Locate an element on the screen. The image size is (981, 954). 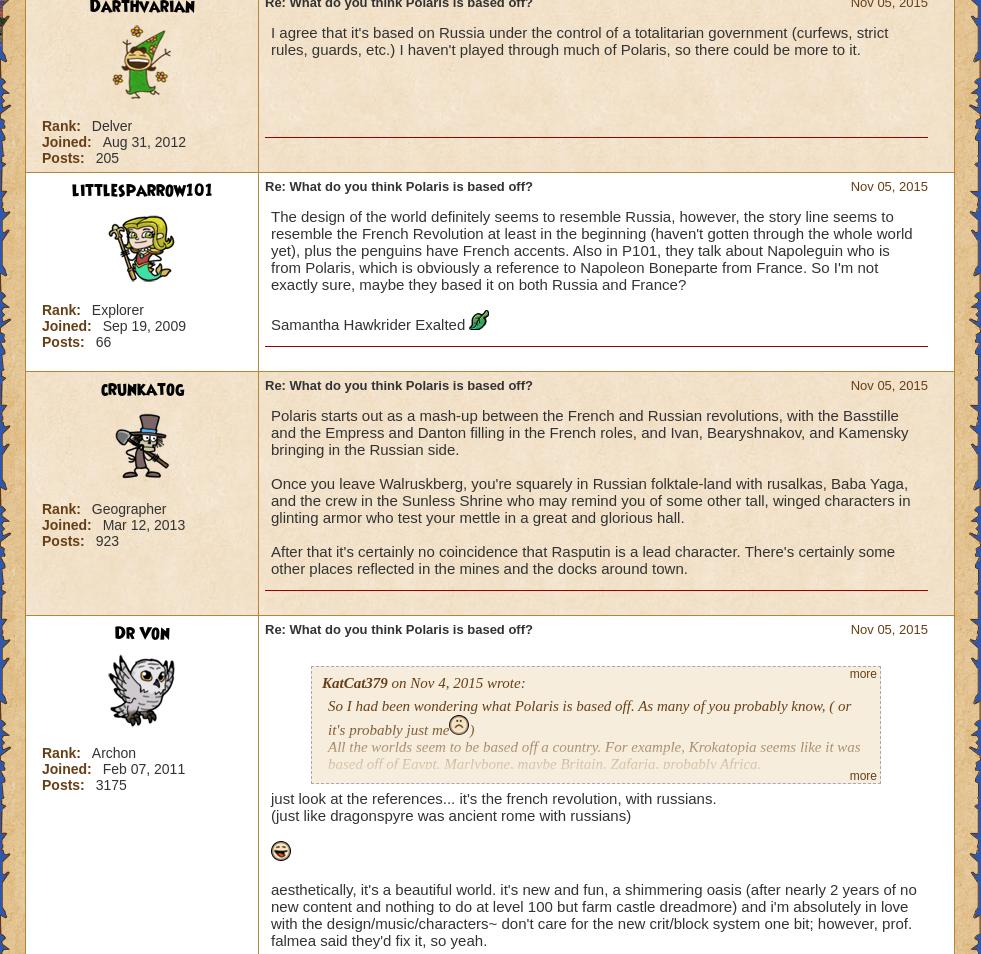
'crunkatog' is located at coordinates (140, 389).